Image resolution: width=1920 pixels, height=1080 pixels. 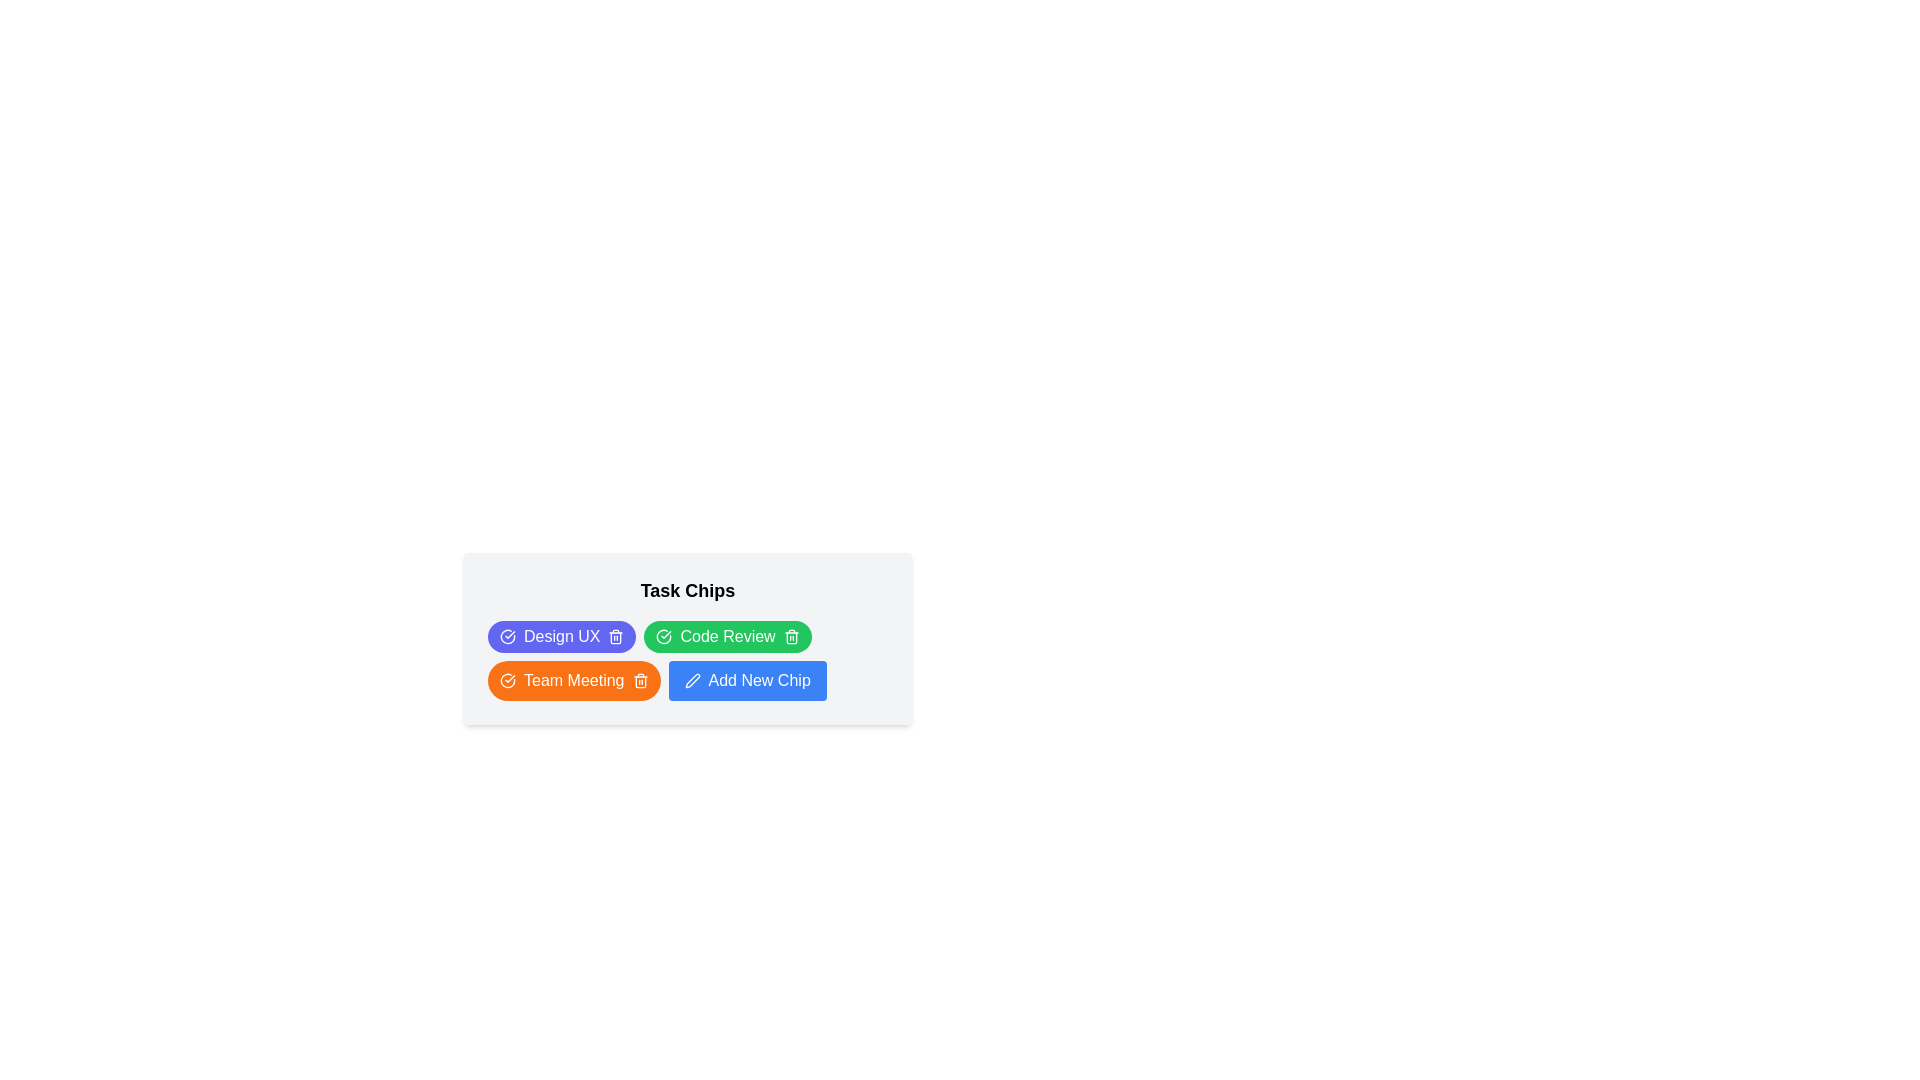 I want to click on the delete icon located on the right edge of the 'Team Meeting' chip to facilitate keyboard navigation, so click(x=640, y=680).